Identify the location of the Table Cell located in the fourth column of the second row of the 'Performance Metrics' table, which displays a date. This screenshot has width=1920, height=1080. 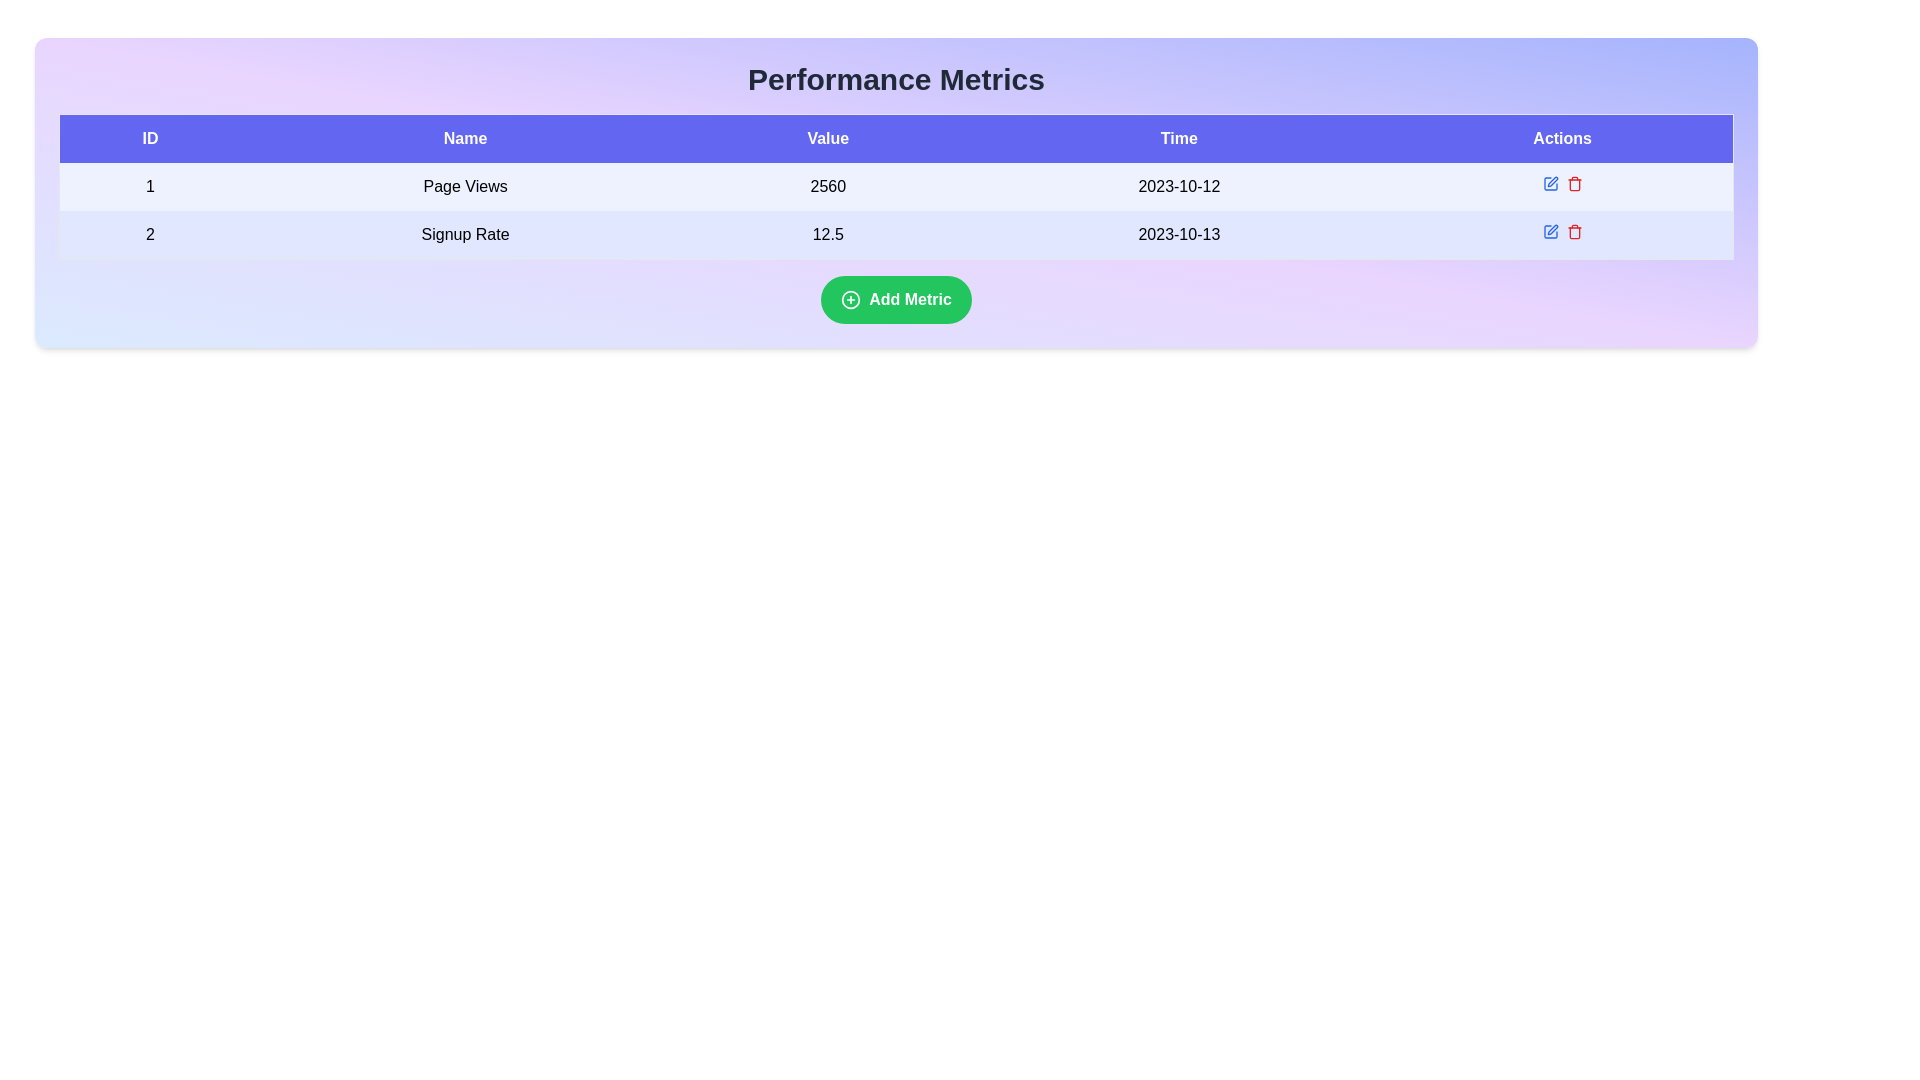
(1179, 234).